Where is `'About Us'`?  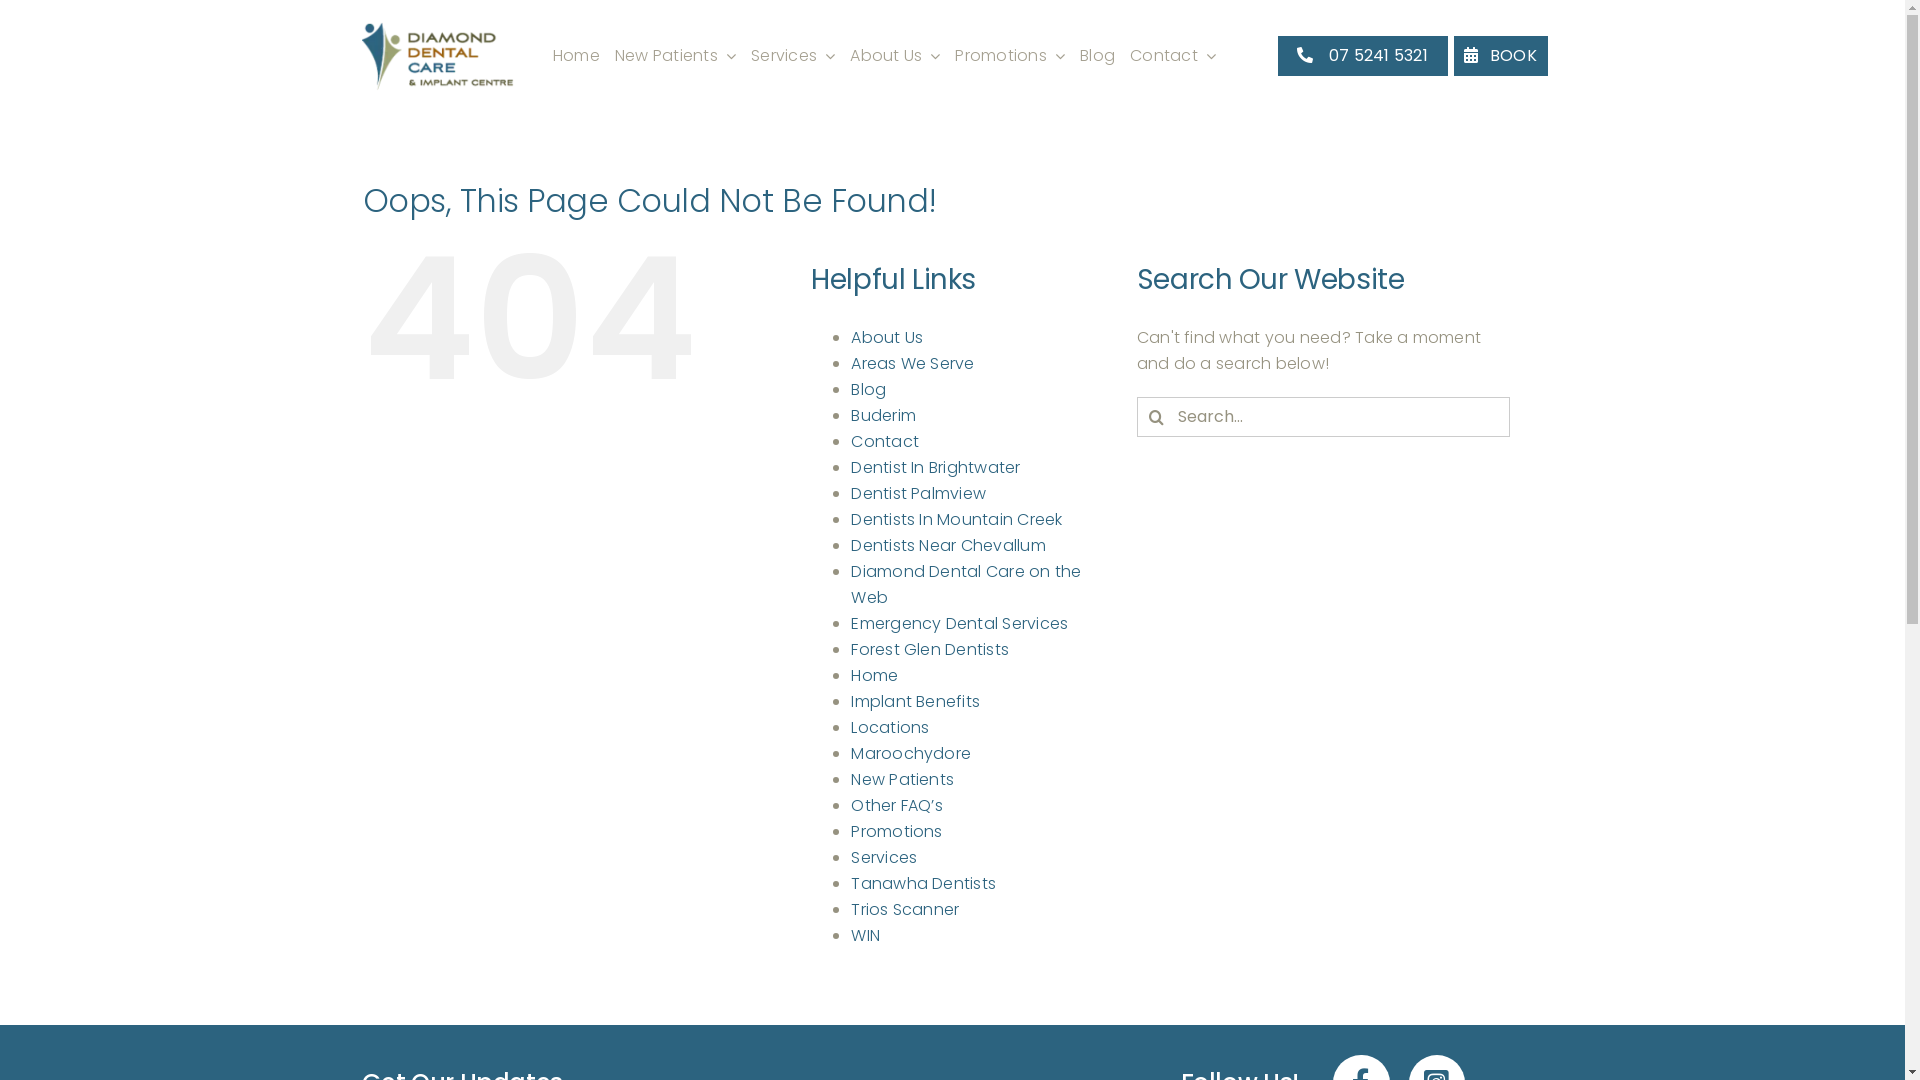
'About Us' is located at coordinates (893, 55).